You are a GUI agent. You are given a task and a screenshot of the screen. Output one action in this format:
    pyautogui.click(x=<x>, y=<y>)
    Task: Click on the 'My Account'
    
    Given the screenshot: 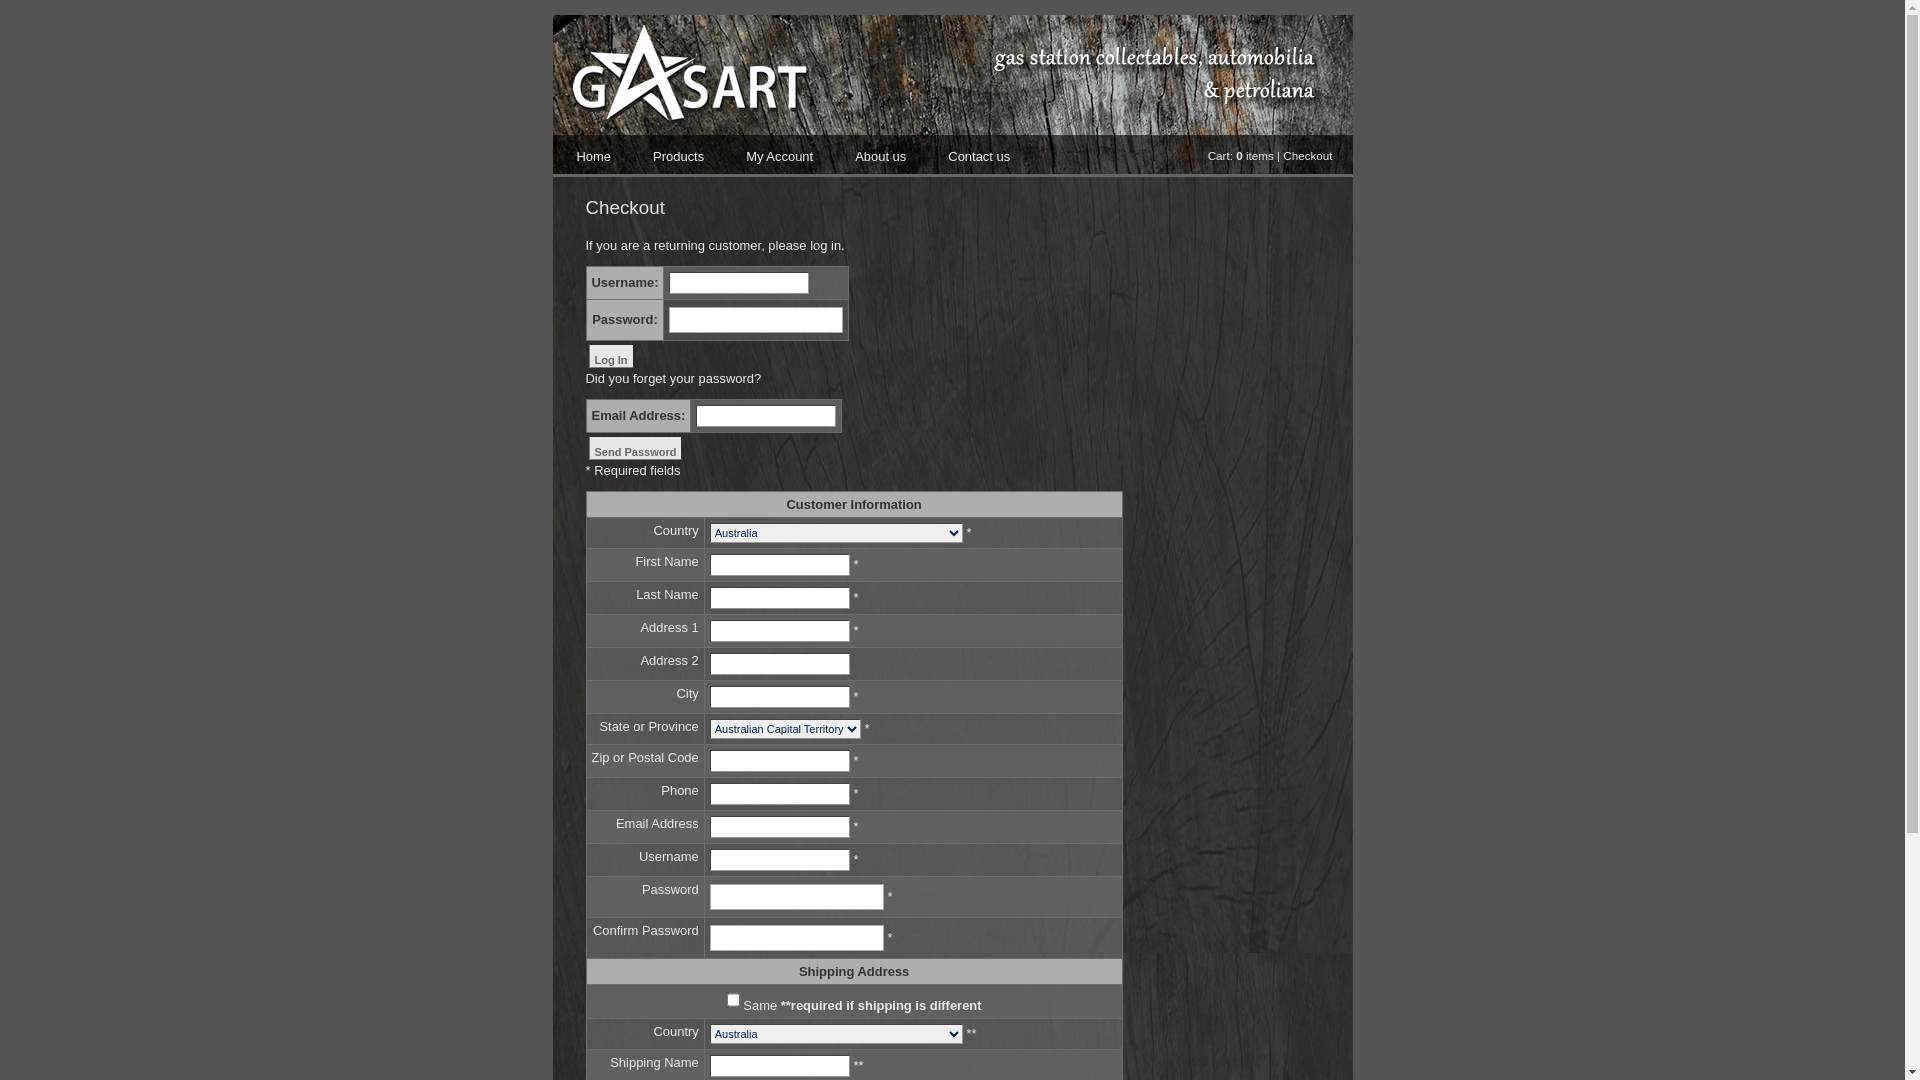 What is the action you would take?
    pyautogui.click(x=778, y=155)
    